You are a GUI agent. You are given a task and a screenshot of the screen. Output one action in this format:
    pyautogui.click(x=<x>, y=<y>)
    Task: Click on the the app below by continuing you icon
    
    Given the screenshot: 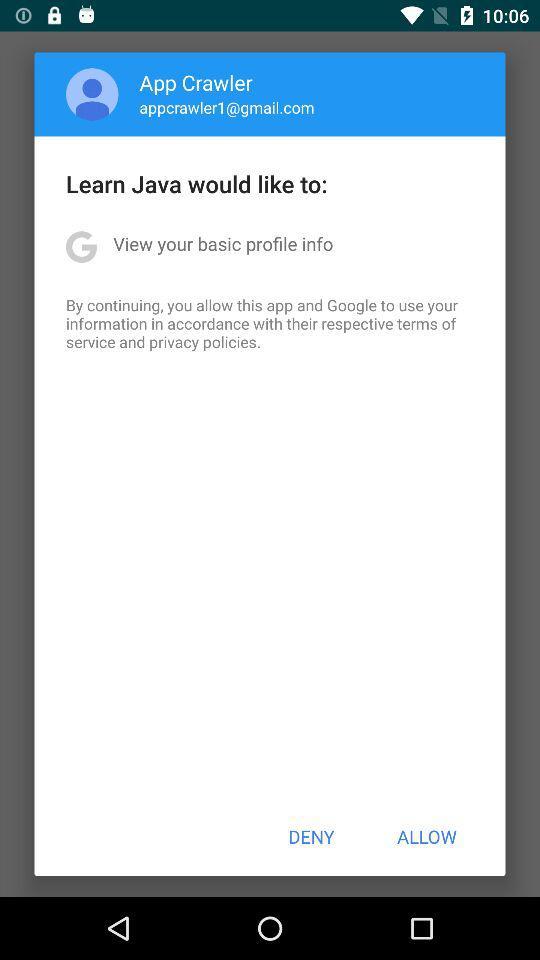 What is the action you would take?
    pyautogui.click(x=311, y=836)
    